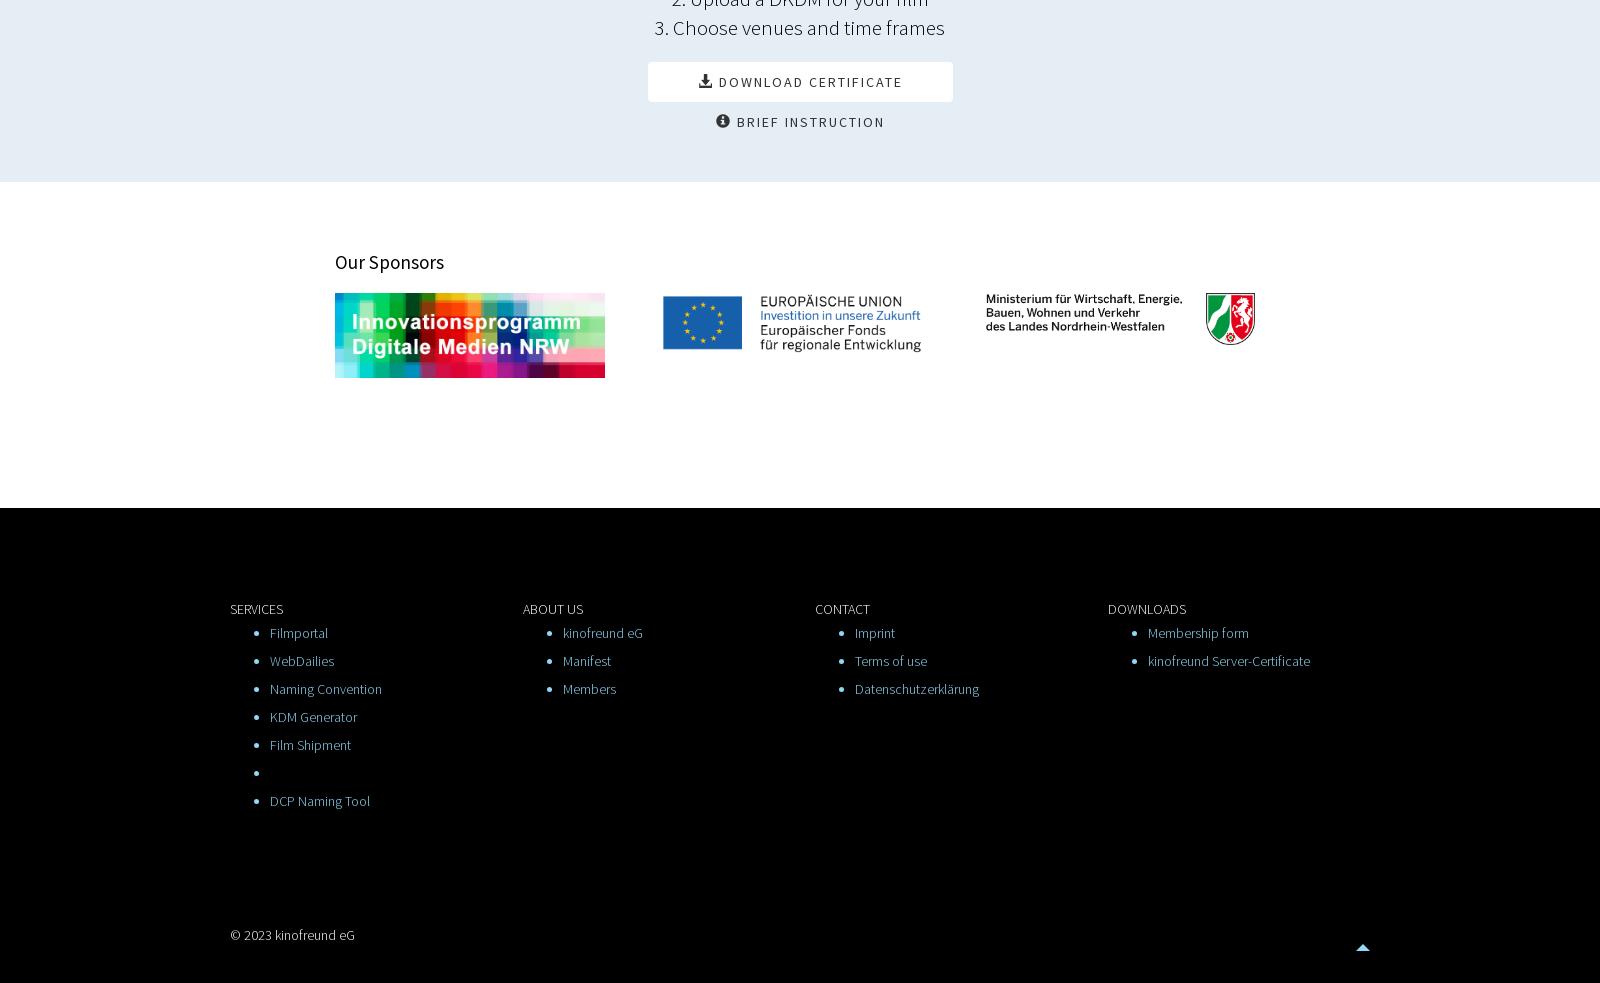 Image resolution: width=1600 pixels, height=983 pixels. Describe the element at coordinates (800, 25) in the screenshot. I see `'3. Choose venues and time frames'` at that location.